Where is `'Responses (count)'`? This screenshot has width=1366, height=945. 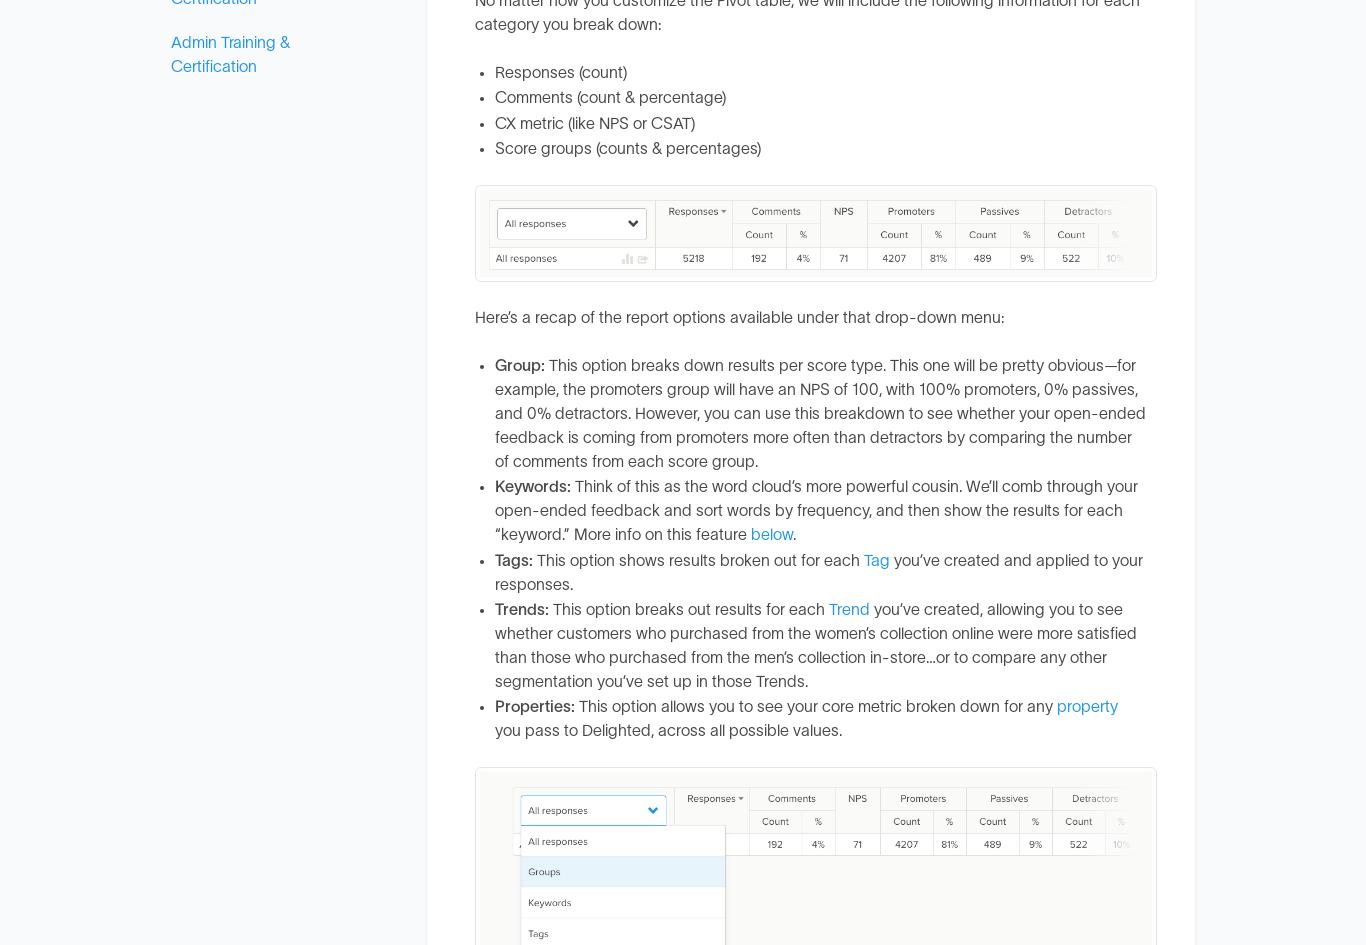
'Responses (count)' is located at coordinates (561, 71).